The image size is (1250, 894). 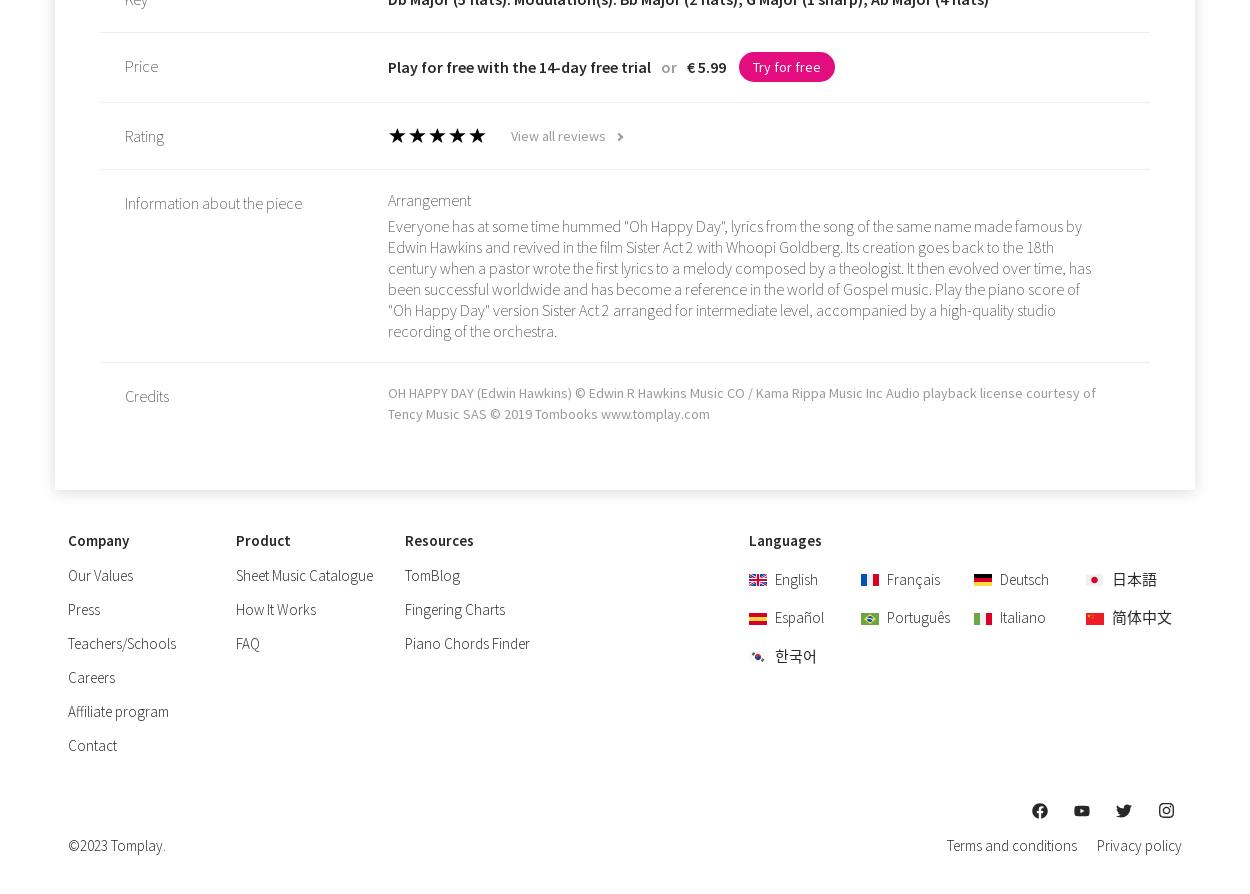 I want to click on 'Play for free with the 14-day free trial', so click(x=520, y=66).